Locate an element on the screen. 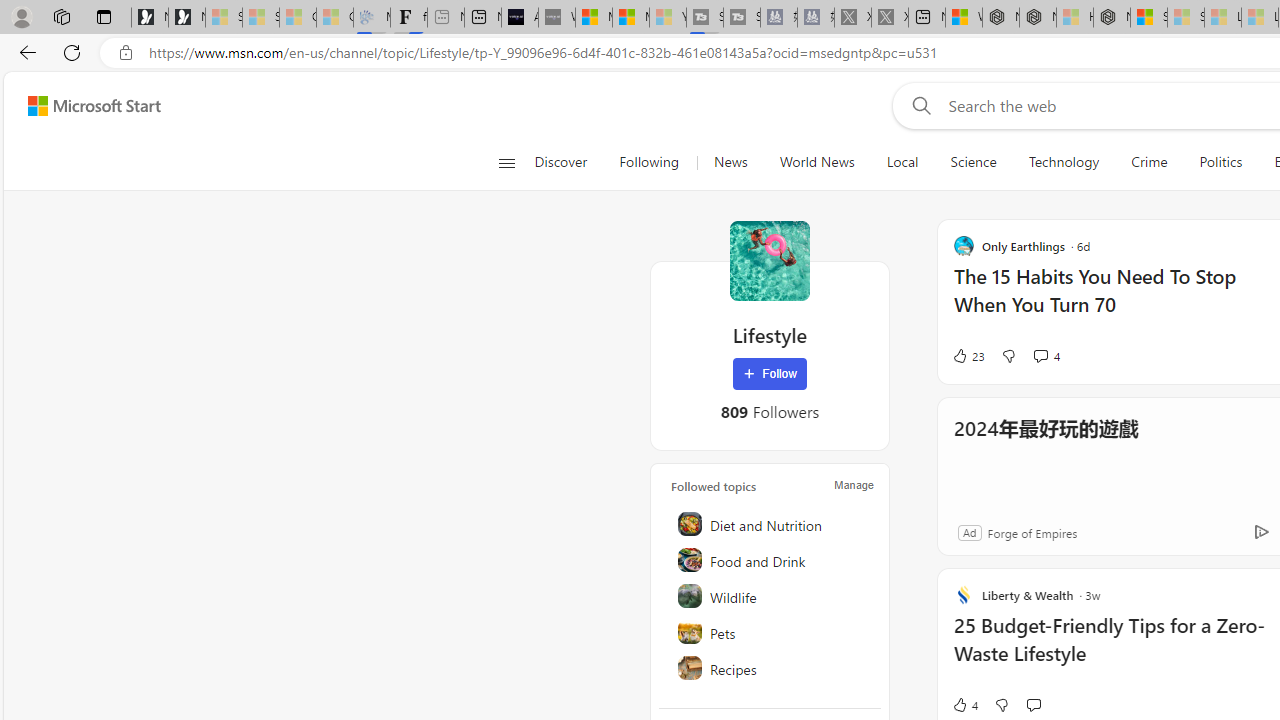 This screenshot has height=720, width=1280. 'Start the conversation' is located at coordinates (1033, 703).